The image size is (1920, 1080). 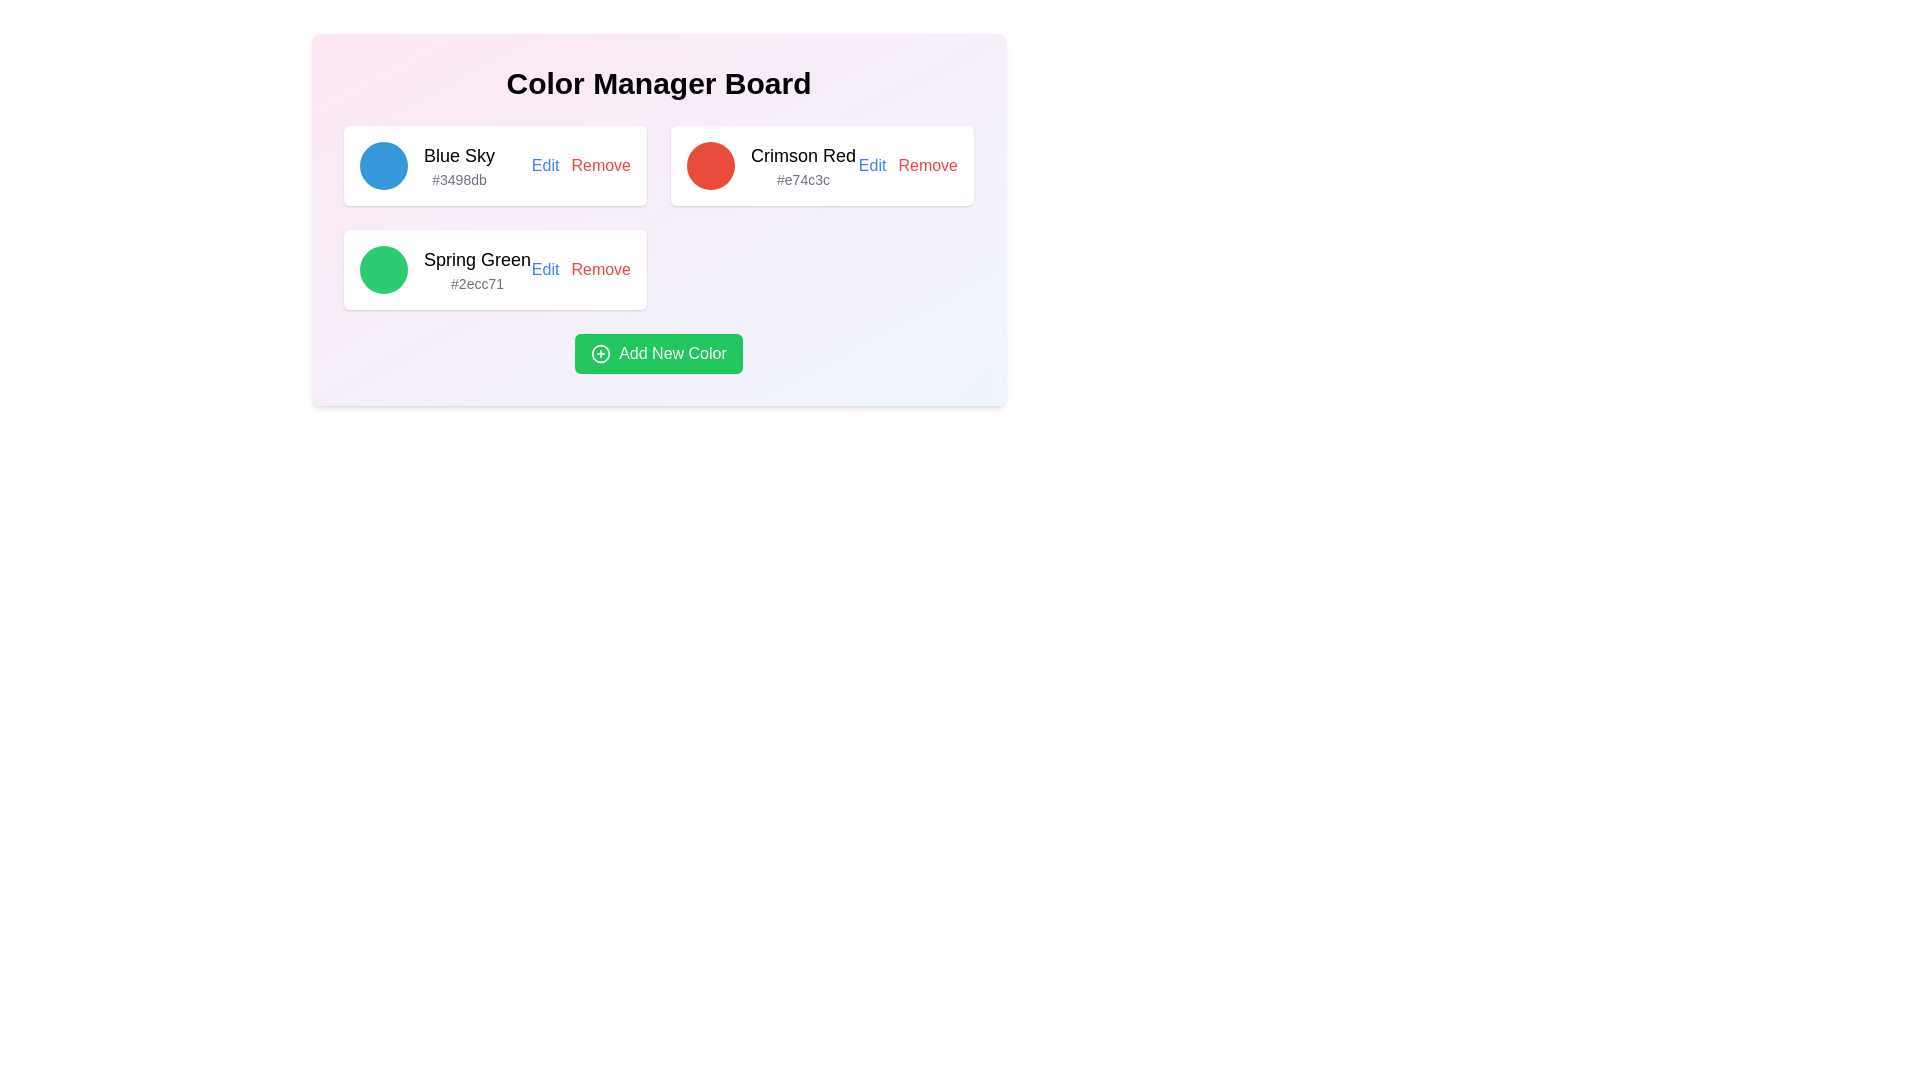 What do you see at coordinates (658, 353) in the screenshot?
I see `the 'Add New Color' button with a green background and white text located centrally below the color cards in the 'Color Manager Board'` at bounding box center [658, 353].